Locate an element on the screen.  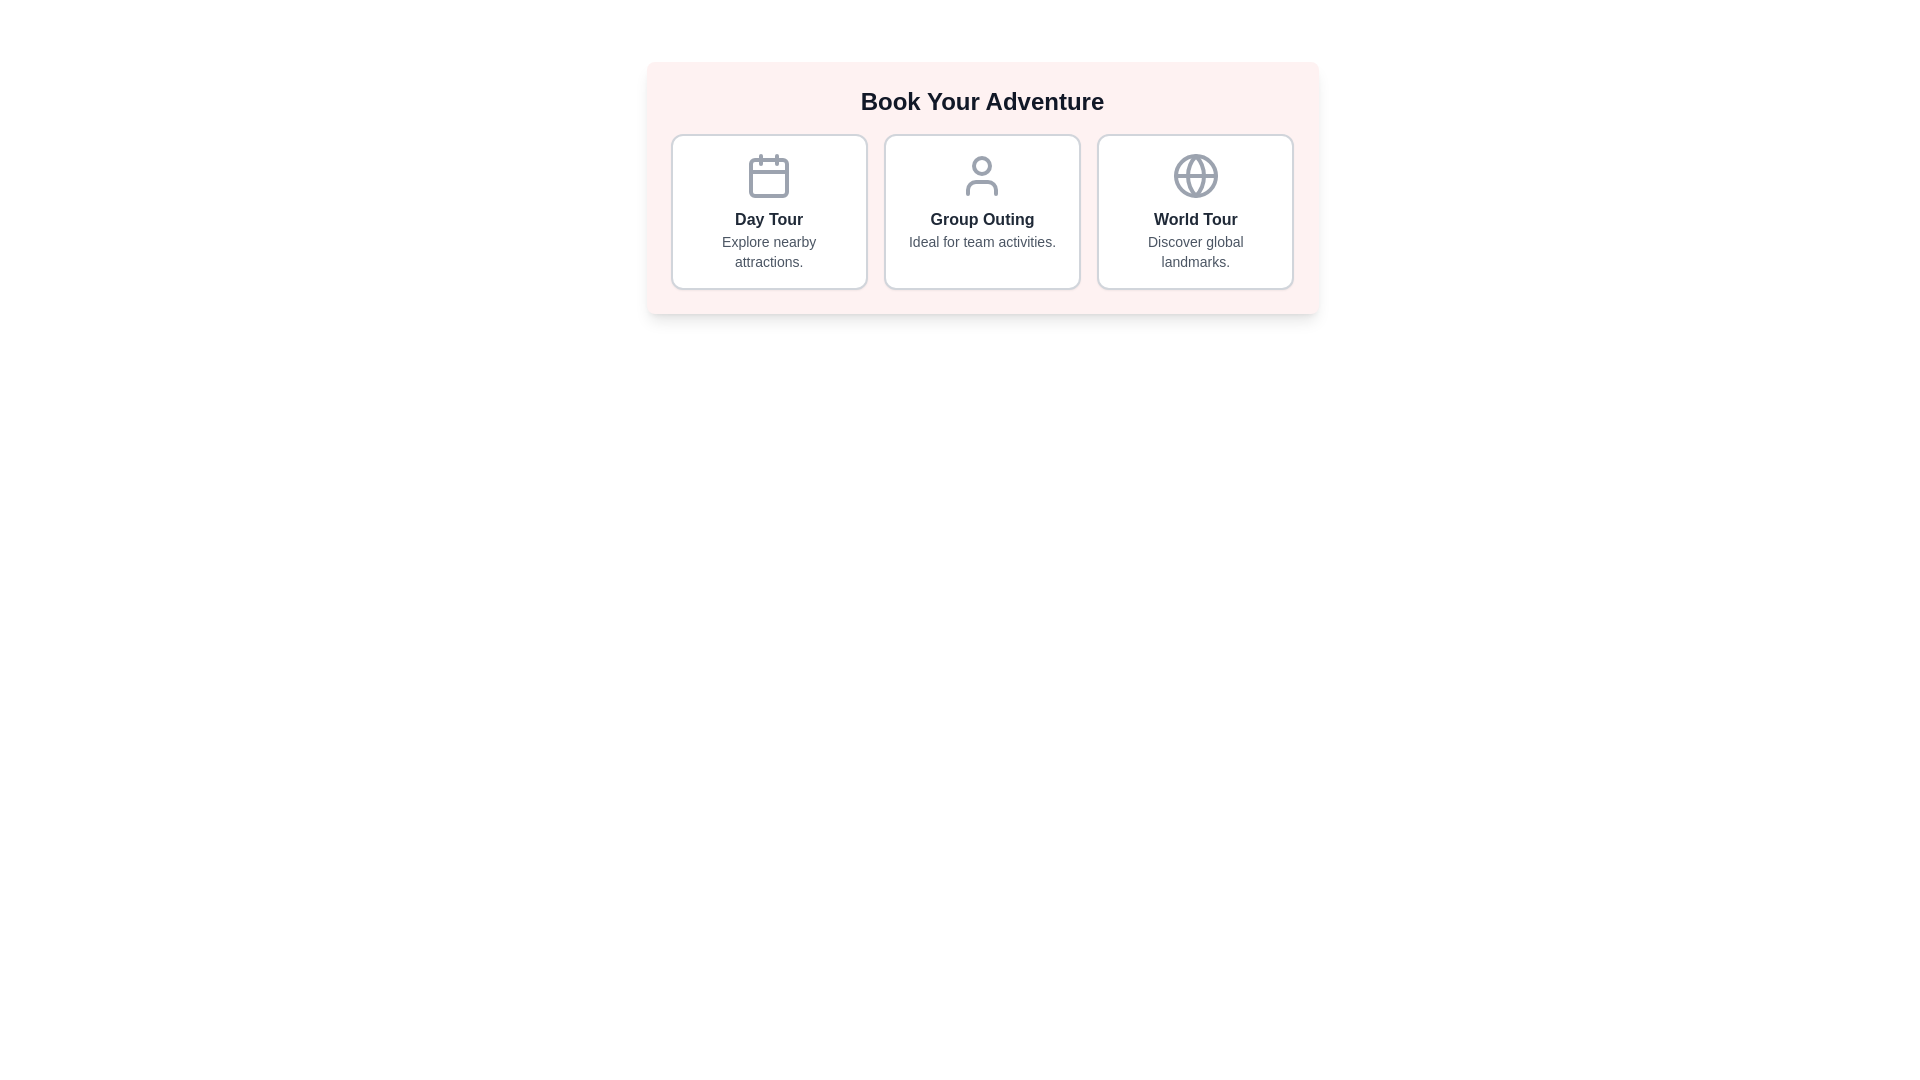
the calendar icon in the 'Day Tour' section, which is located in the leftmost panel of a three-panel layout is located at coordinates (768, 175).